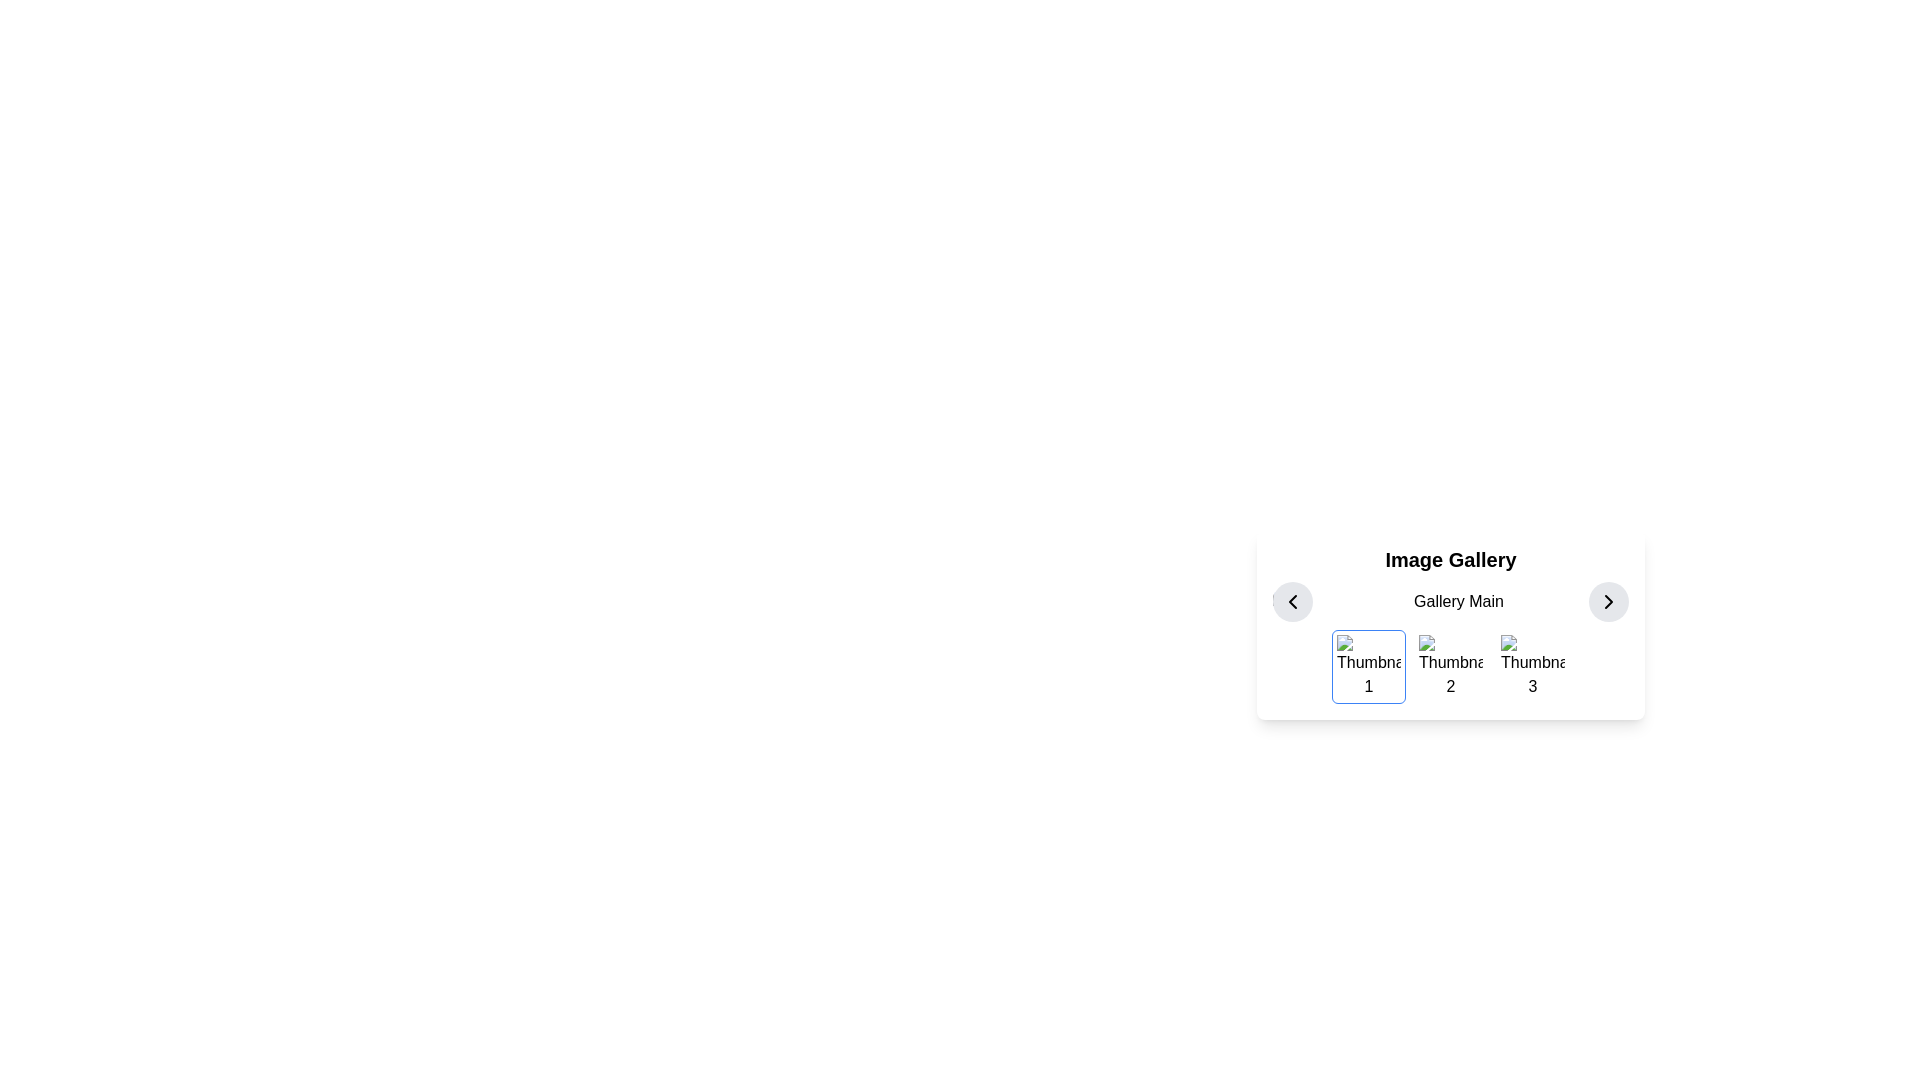 This screenshot has height=1080, width=1920. What do you see at coordinates (1531, 667) in the screenshot?
I see `the rightmost image thumbnail in the gallery` at bounding box center [1531, 667].